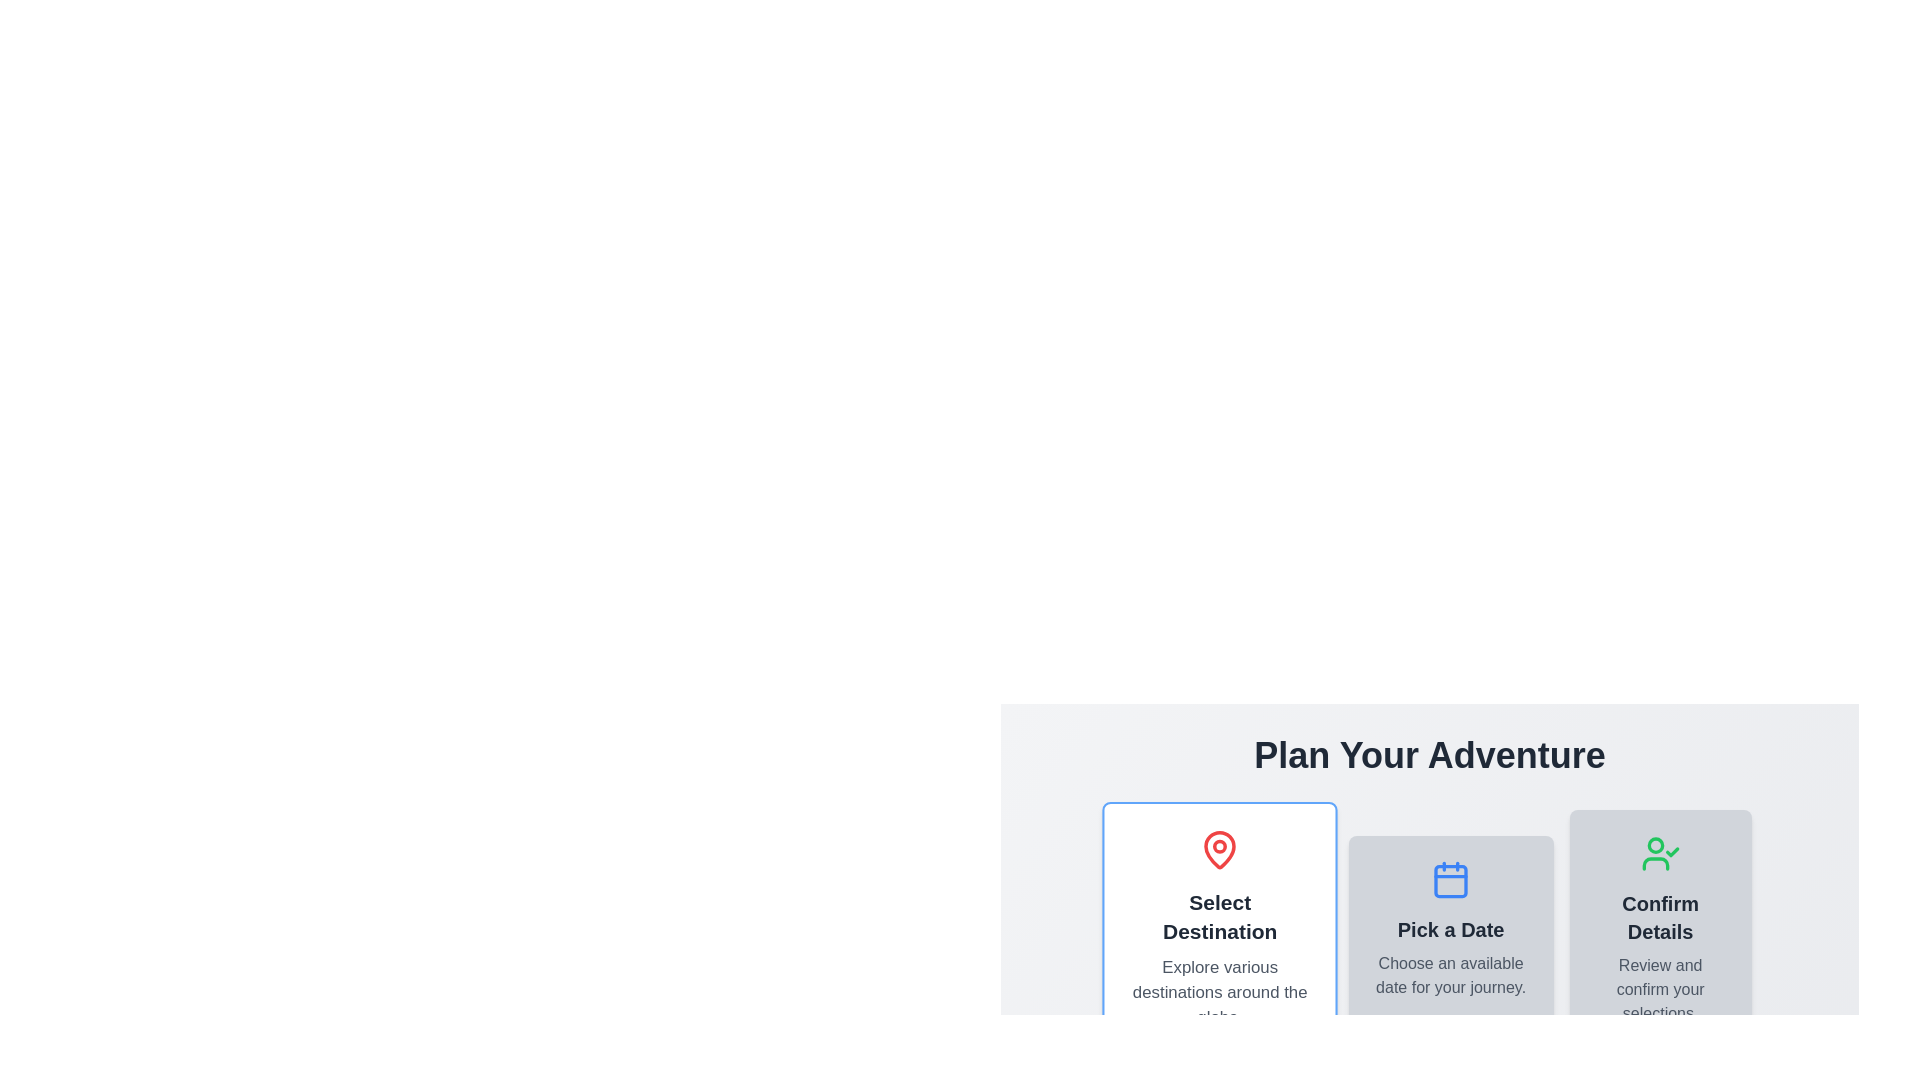 The height and width of the screenshot is (1080, 1920). What do you see at coordinates (1219, 929) in the screenshot?
I see `the Informational card featuring a red location pin icon and the text 'Select Destination'` at bounding box center [1219, 929].